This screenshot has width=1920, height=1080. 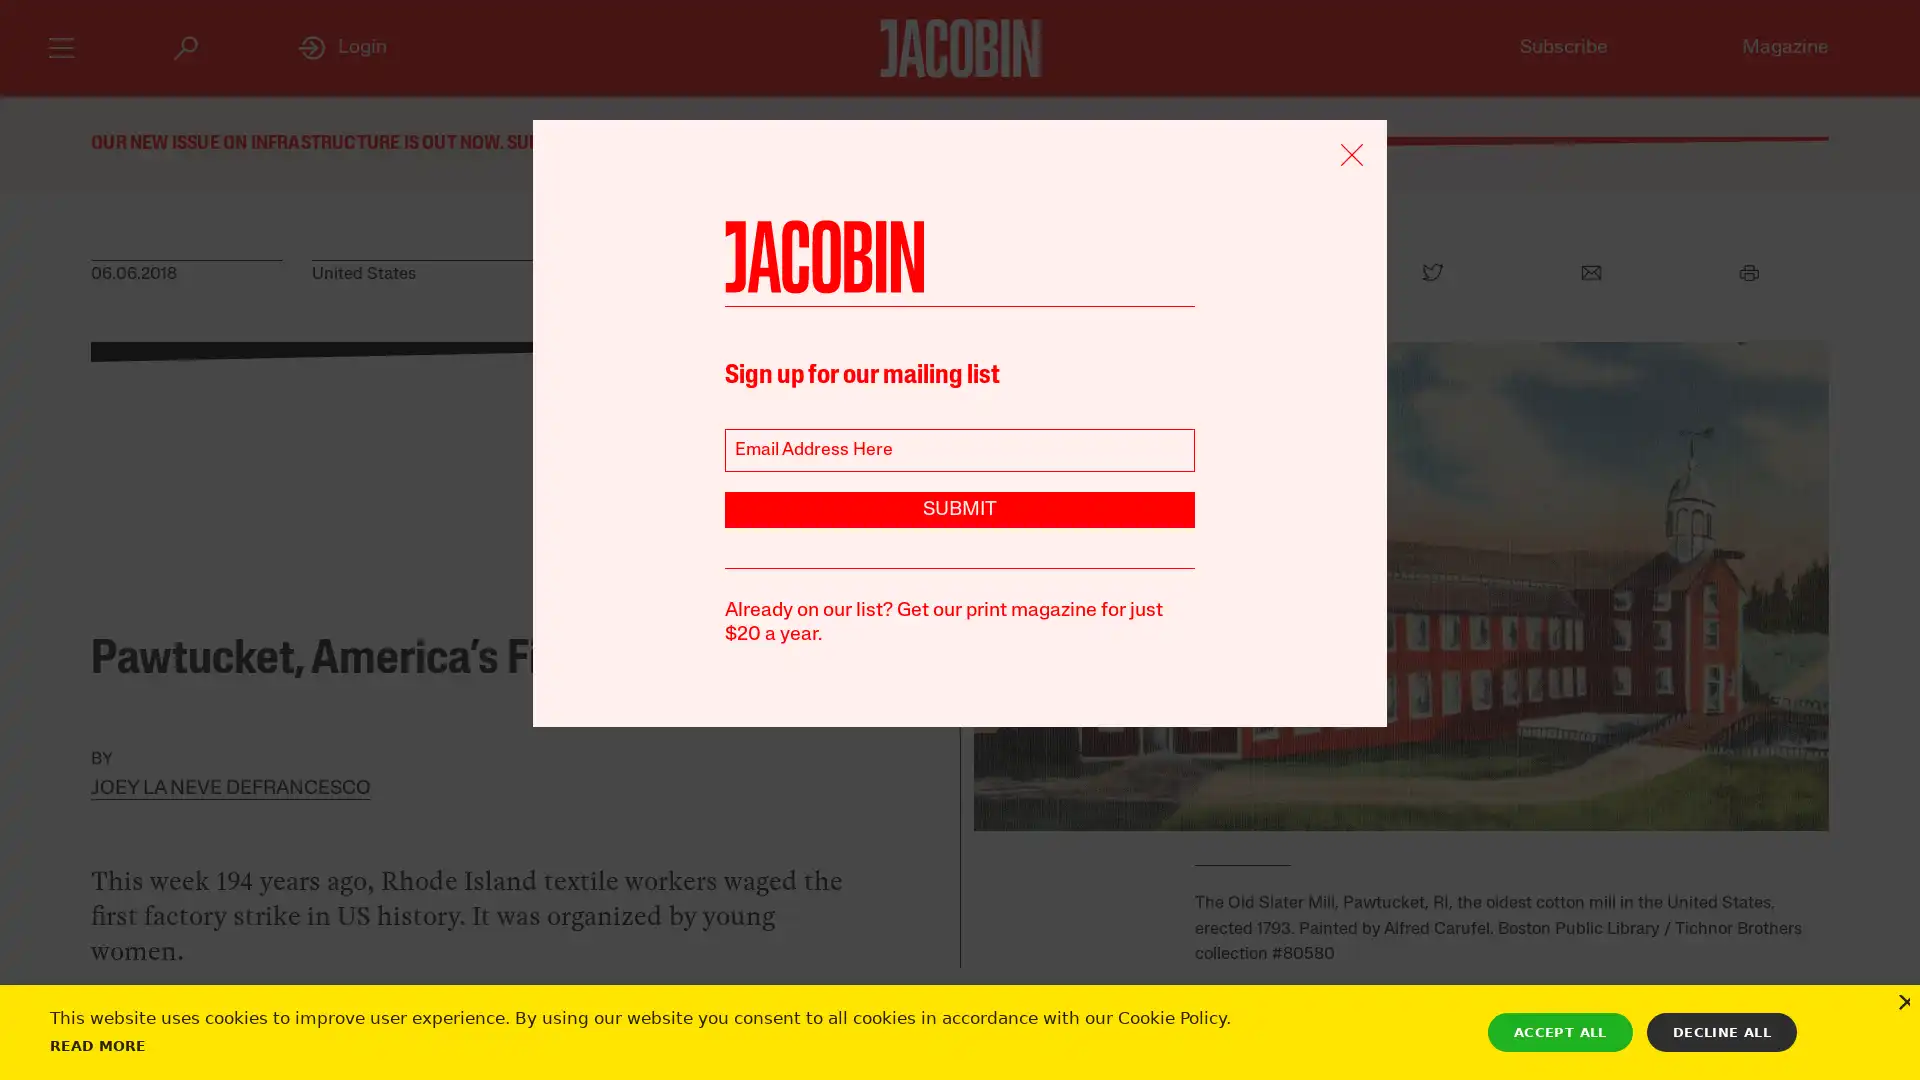 I want to click on Remove Icon, so click(x=1352, y=157).